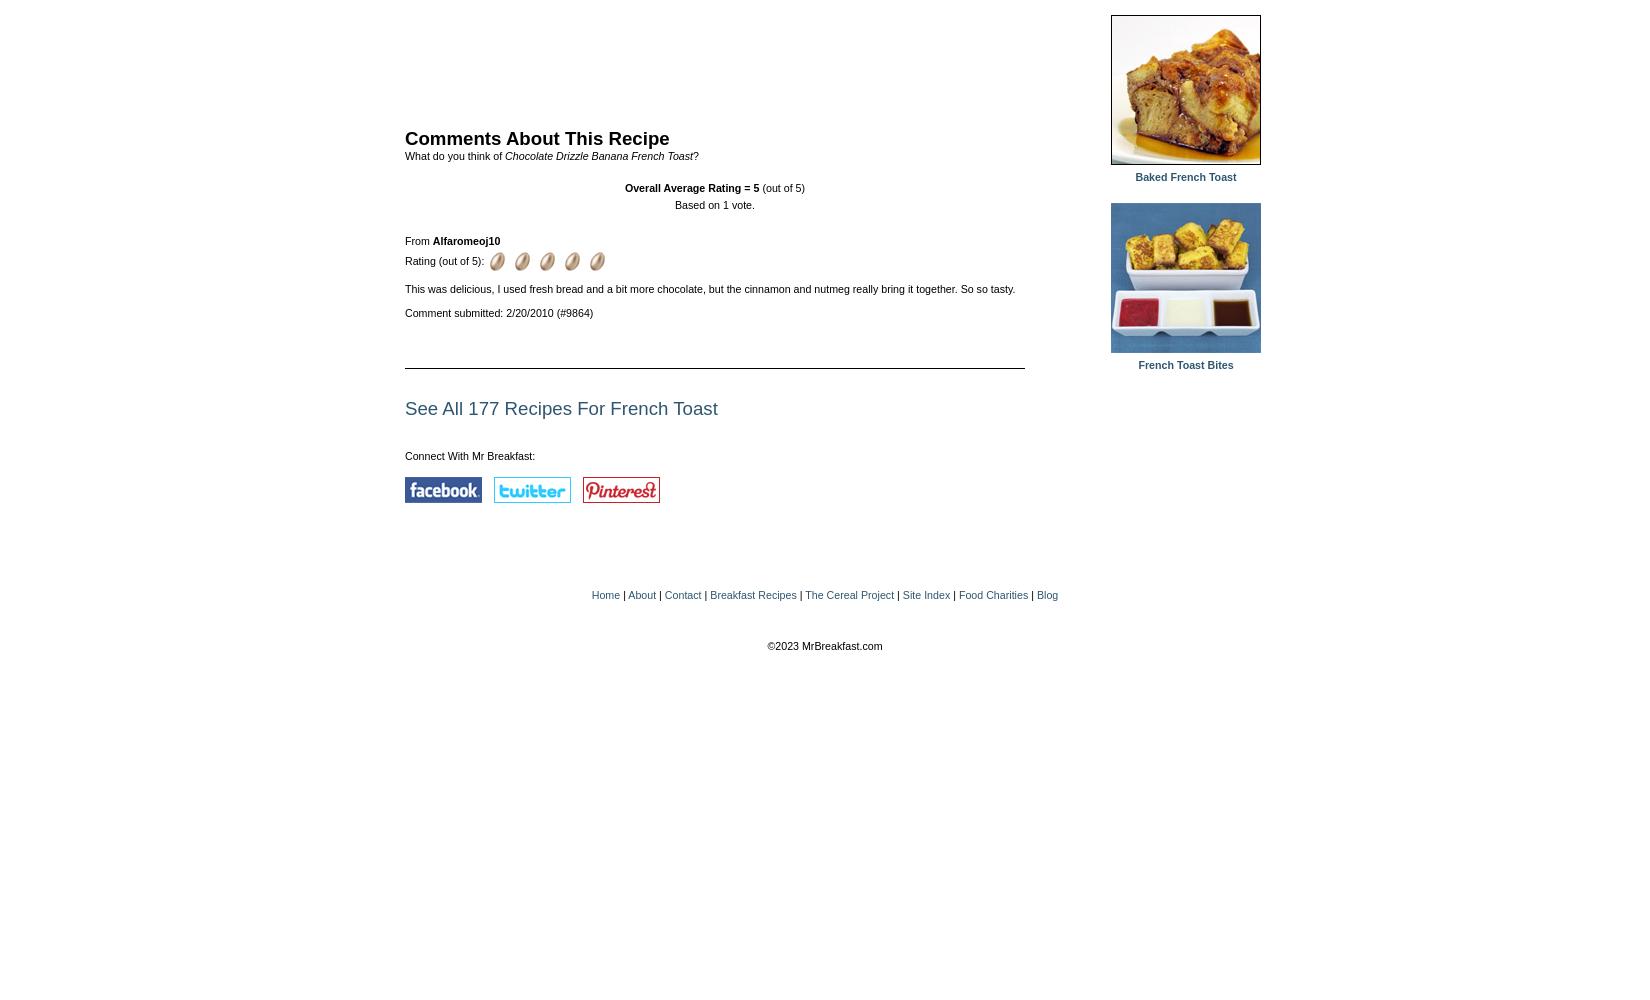 This screenshot has height=1000, width=1650. I want to click on 'Site Index', so click(925, 594).